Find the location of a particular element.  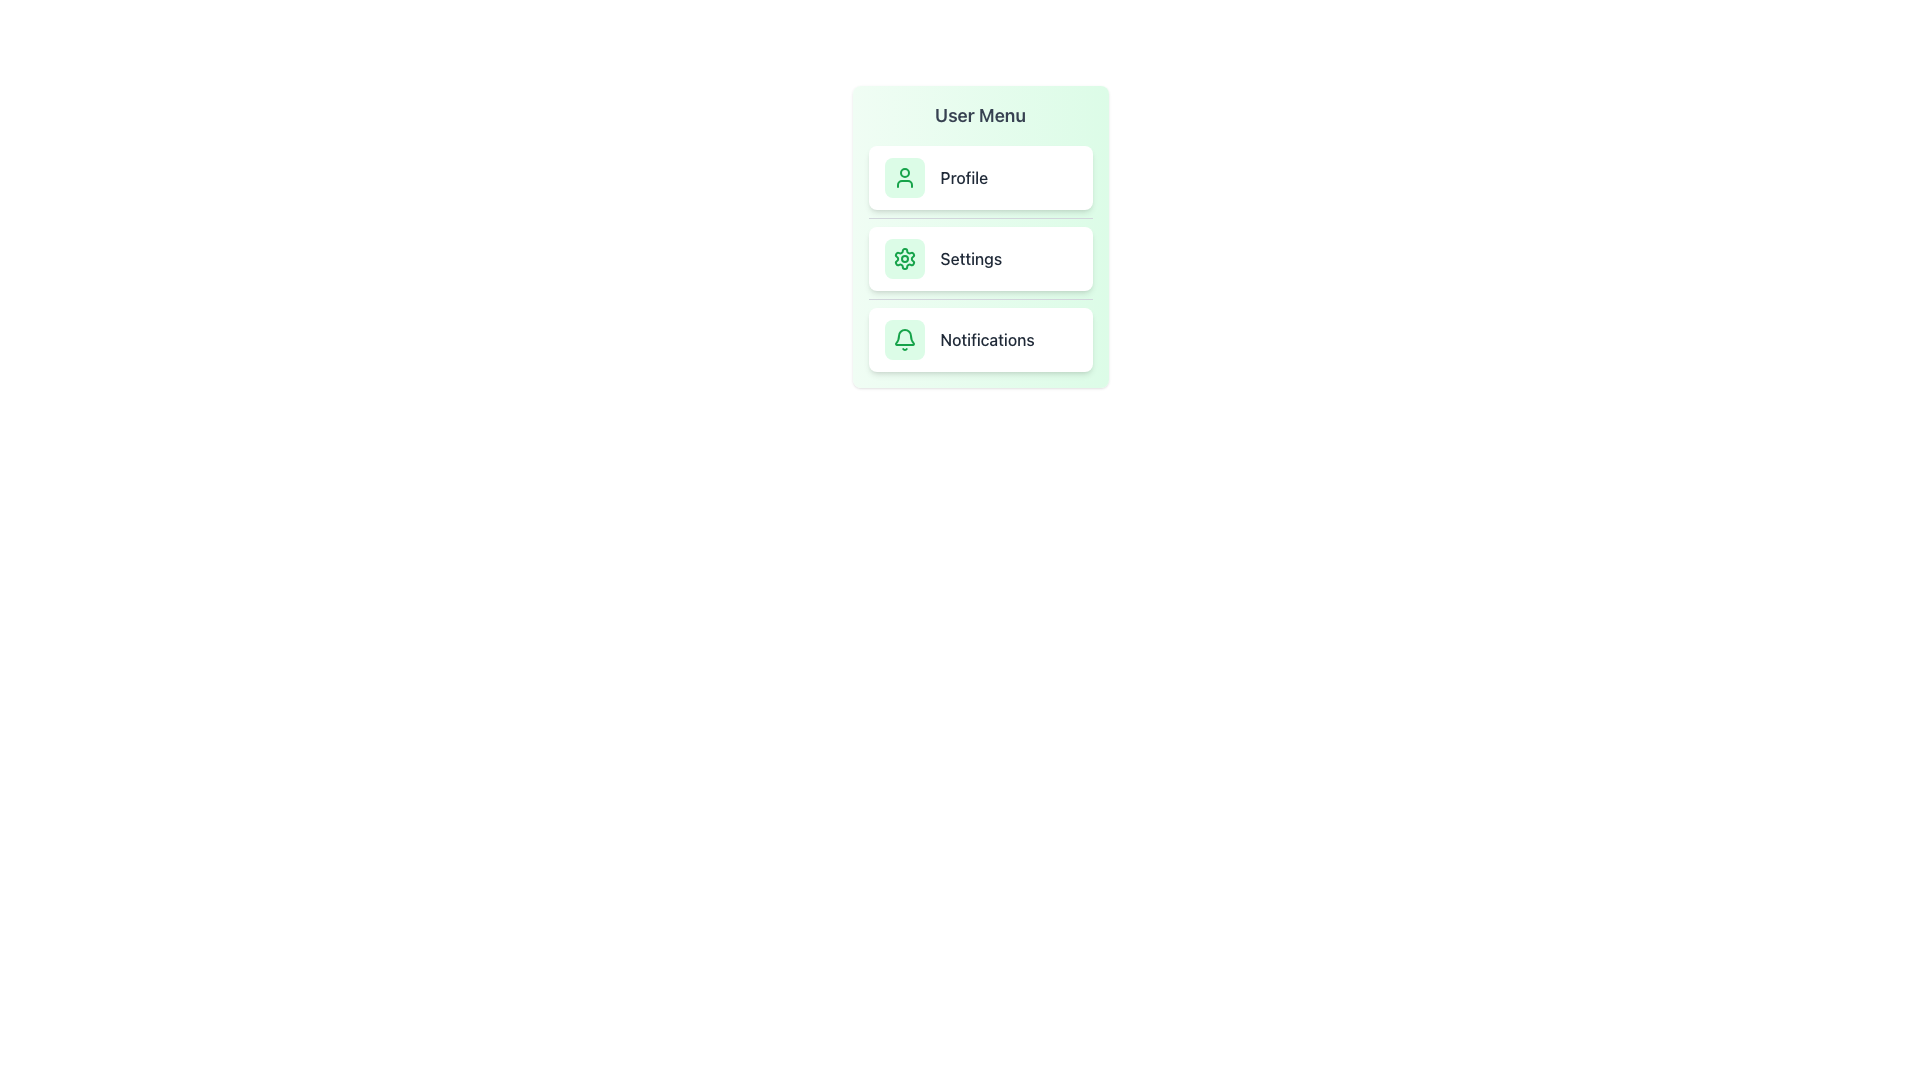

the bell icon within the 'Notifications' menu item is located at coordinates (903, 338).